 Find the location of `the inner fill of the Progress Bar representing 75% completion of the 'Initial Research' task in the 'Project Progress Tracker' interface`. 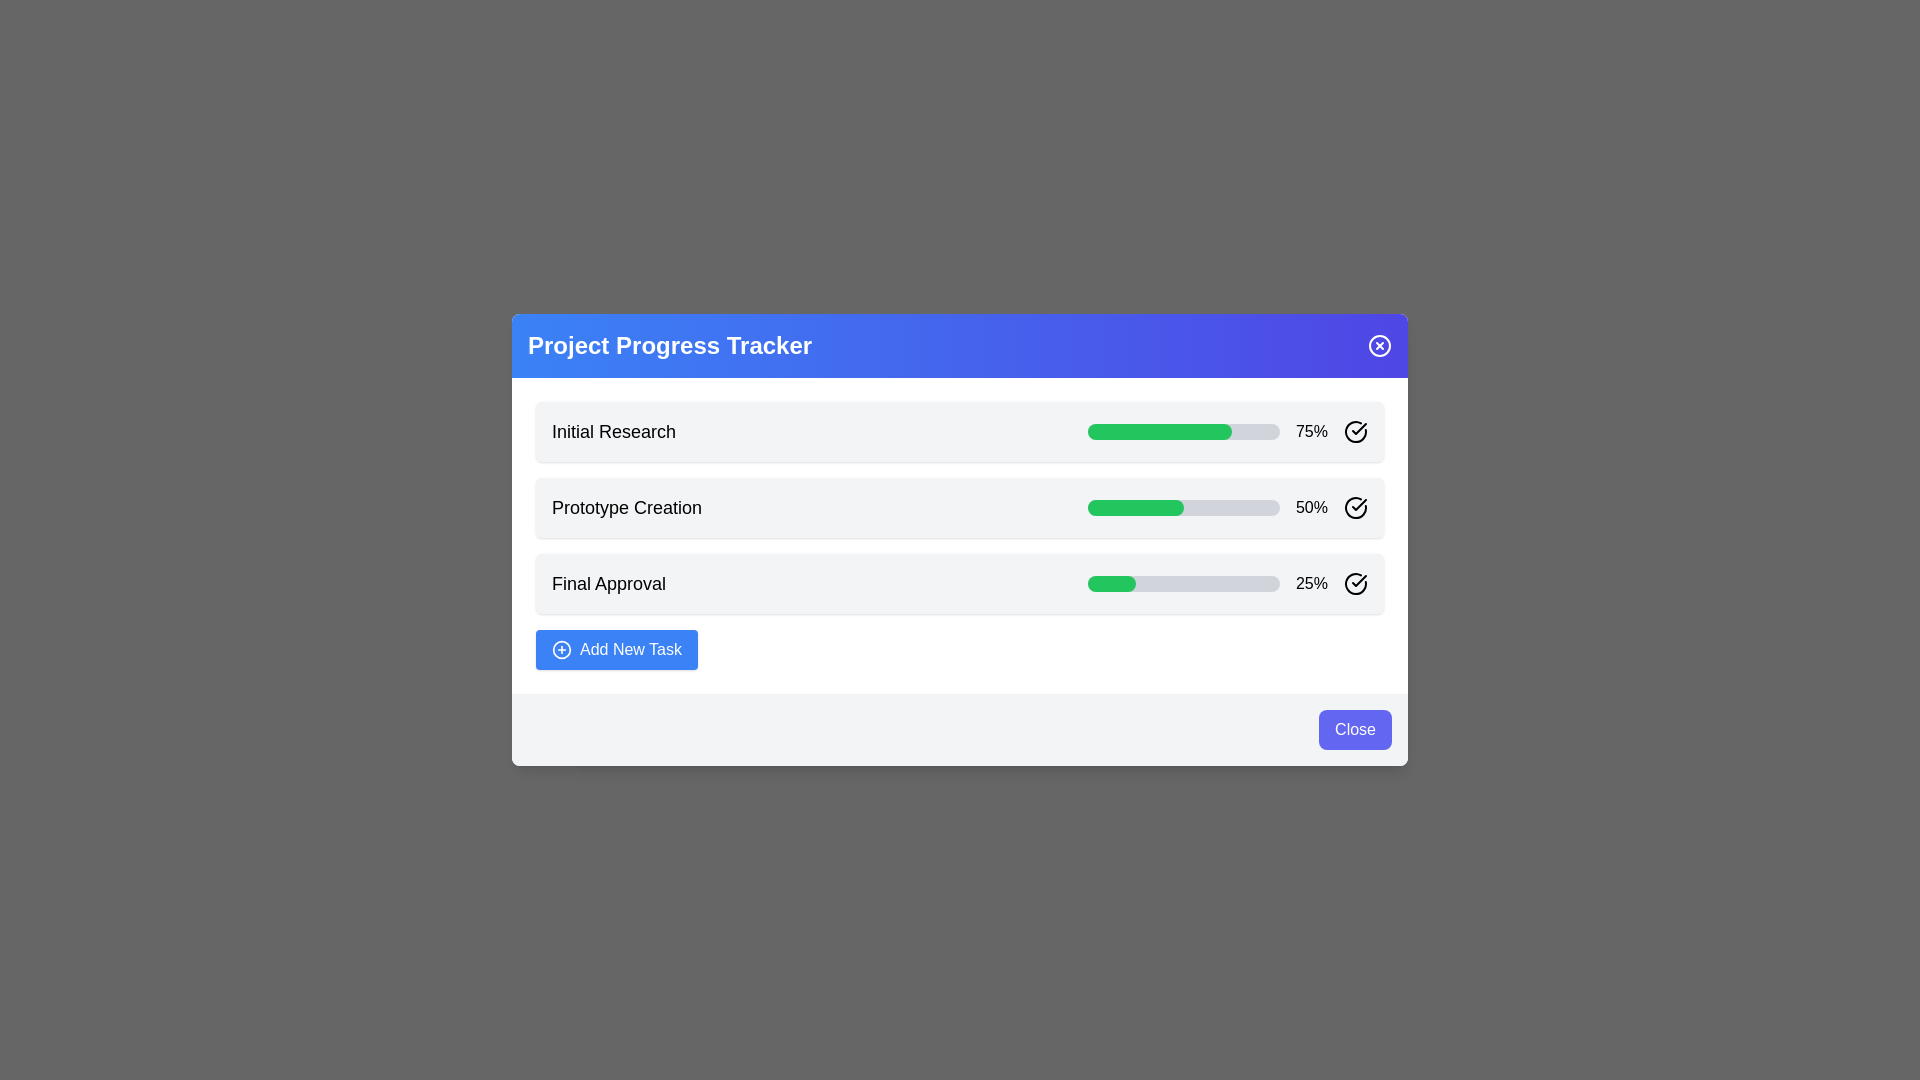

the inner fill of the Progress Bar representing 75% completion of the 'Initial Research' task in the 'Project Progress Tracker' interface is located at coordinates (1160, 431).